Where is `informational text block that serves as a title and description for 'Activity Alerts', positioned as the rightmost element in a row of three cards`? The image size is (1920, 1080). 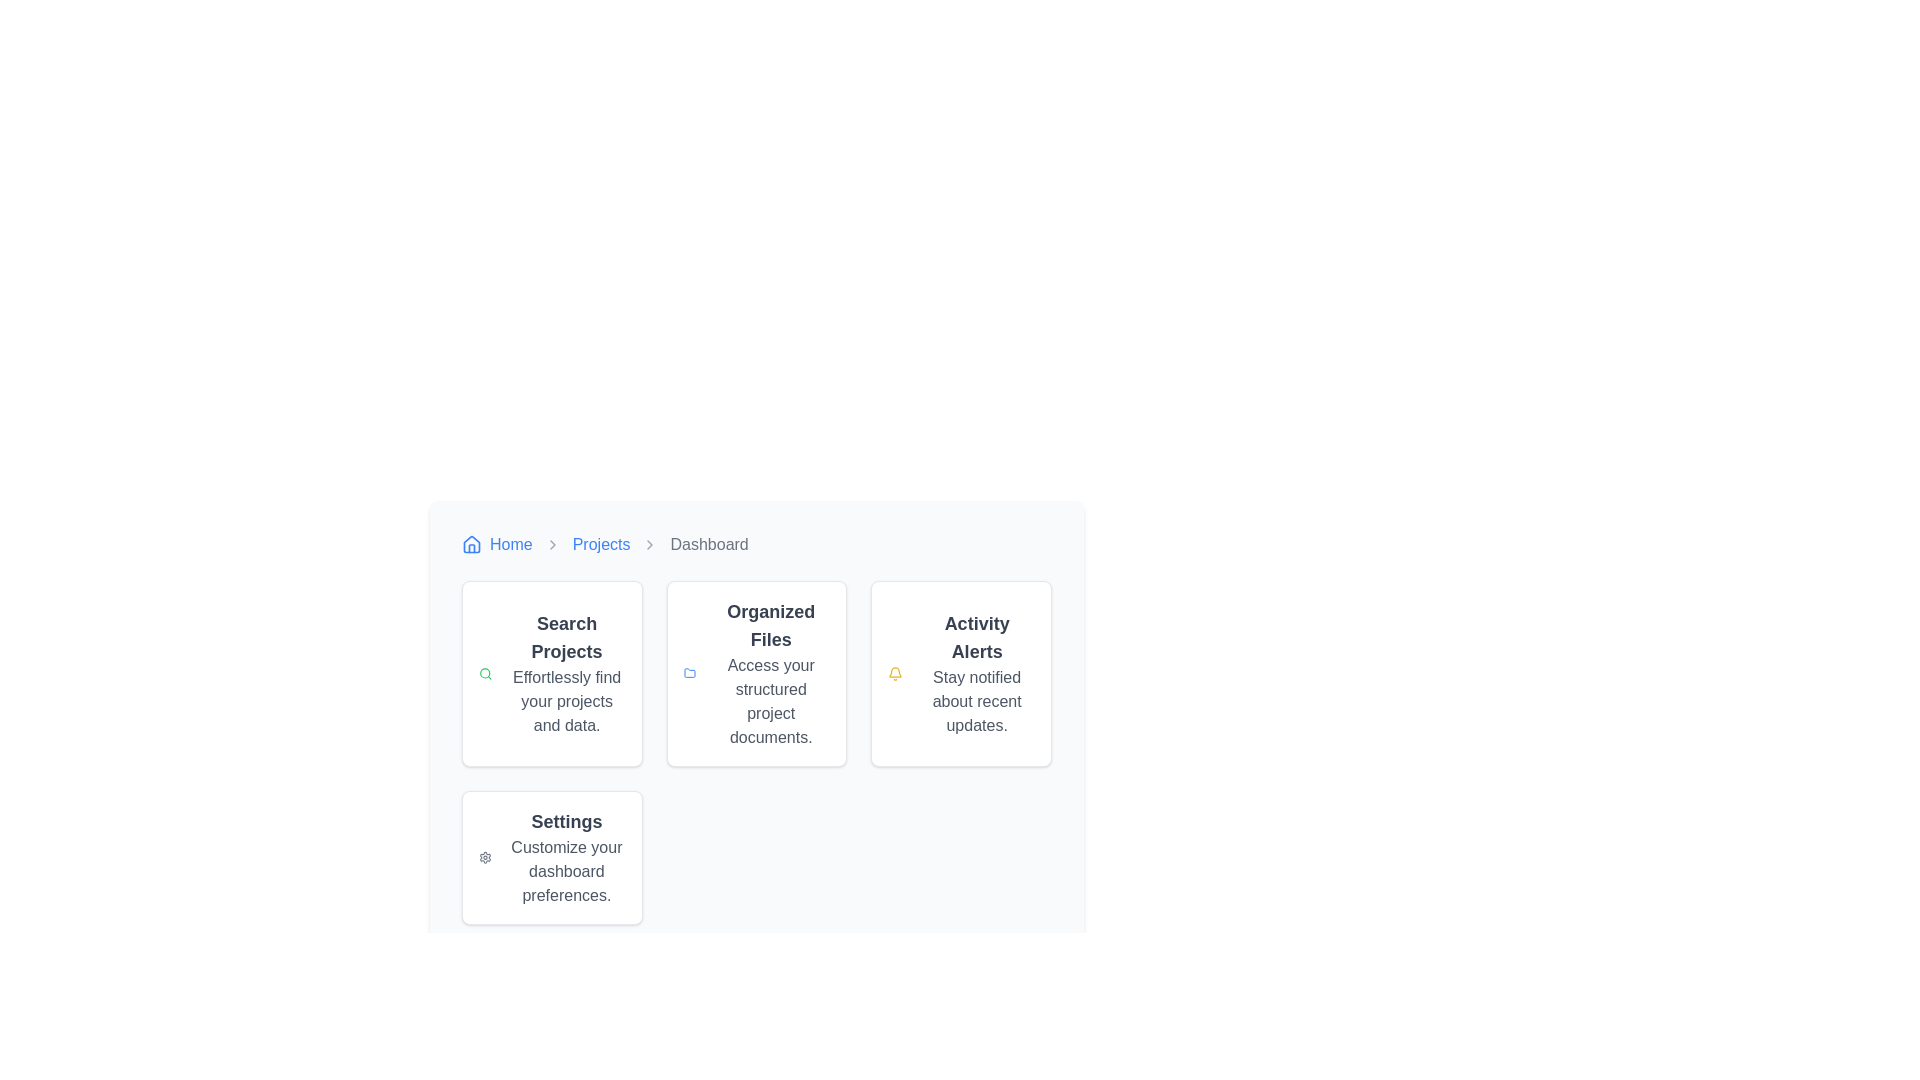 informational text block that serves as a title and description for 'Activity Alerts', positioned as the rightmost element in a row of three cards is located at coordinates (977, 674).